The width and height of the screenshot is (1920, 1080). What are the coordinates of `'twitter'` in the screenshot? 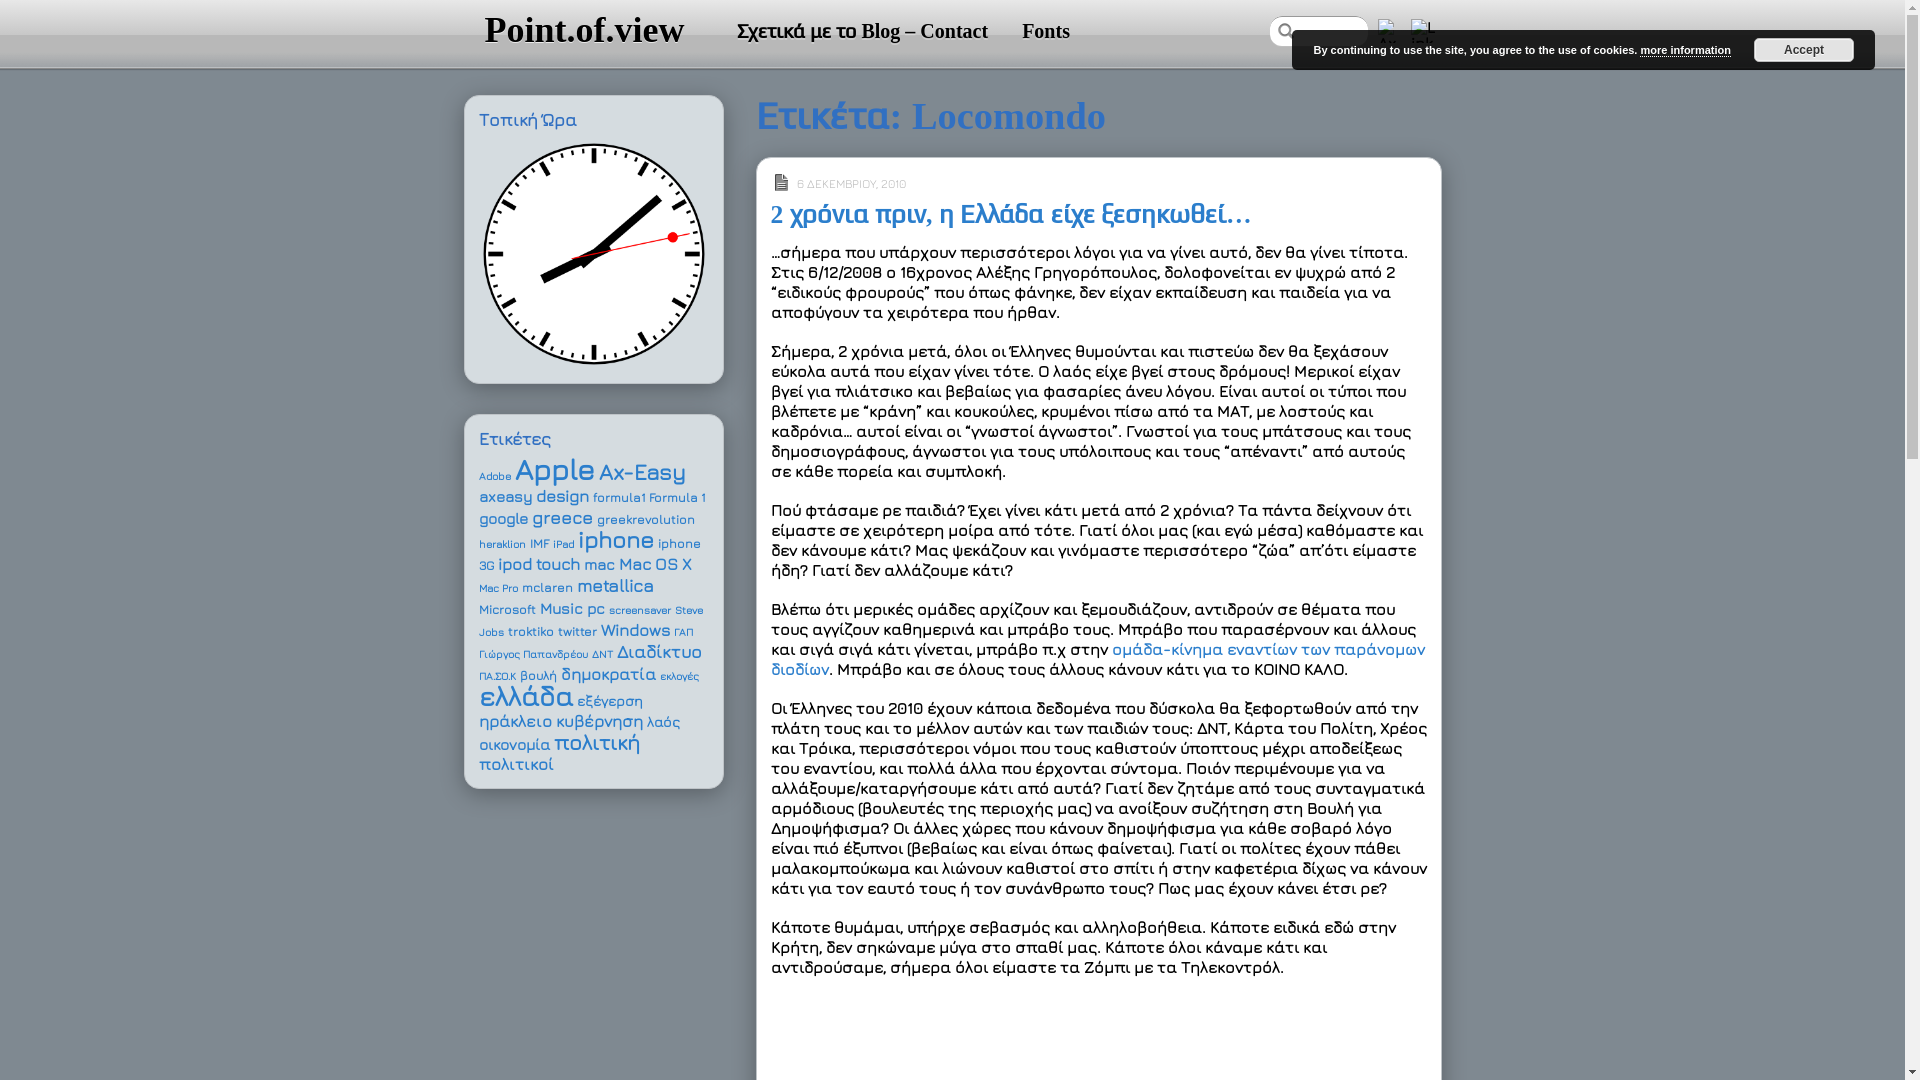 It's located at (576, 631).